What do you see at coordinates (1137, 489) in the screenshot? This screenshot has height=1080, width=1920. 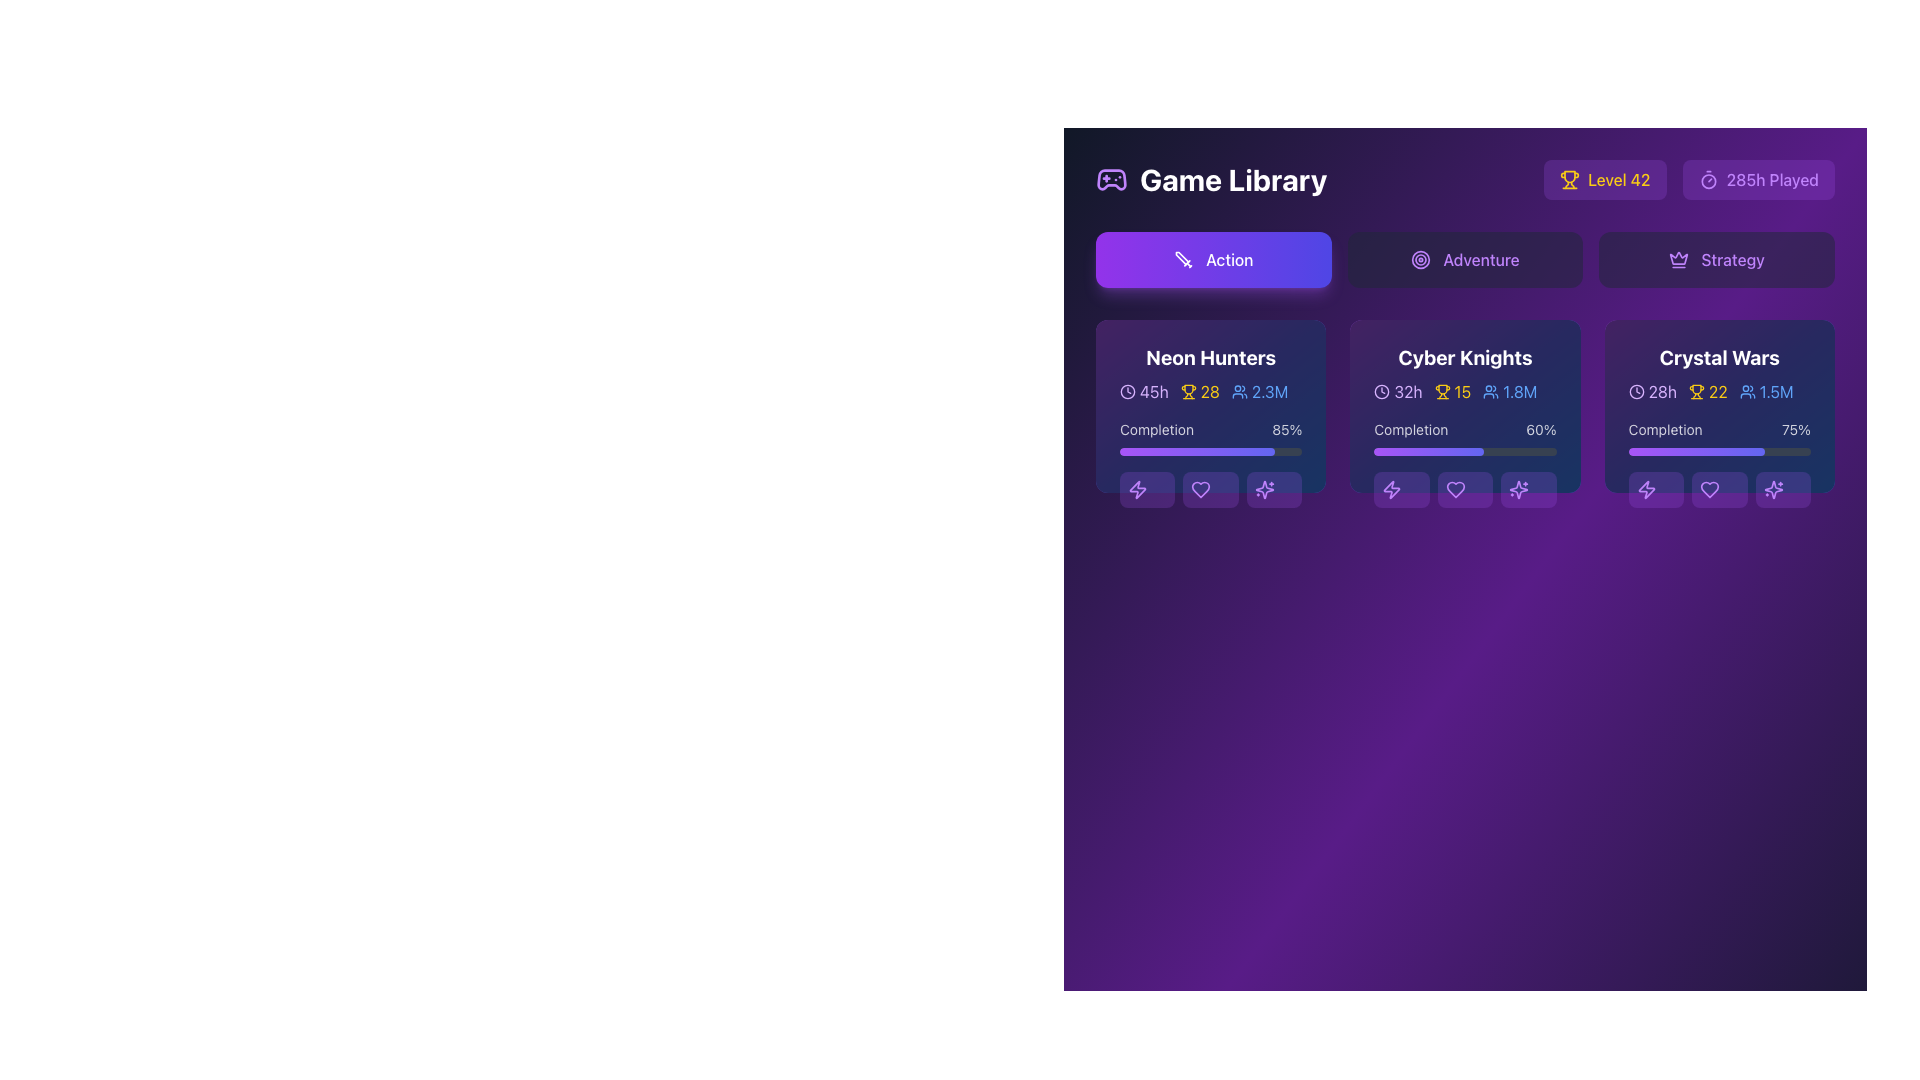 I see `the lightning bolt icon, which is the first icon in the group below the 'Neon Hunters' panel` at bounding box center [1137, 489].